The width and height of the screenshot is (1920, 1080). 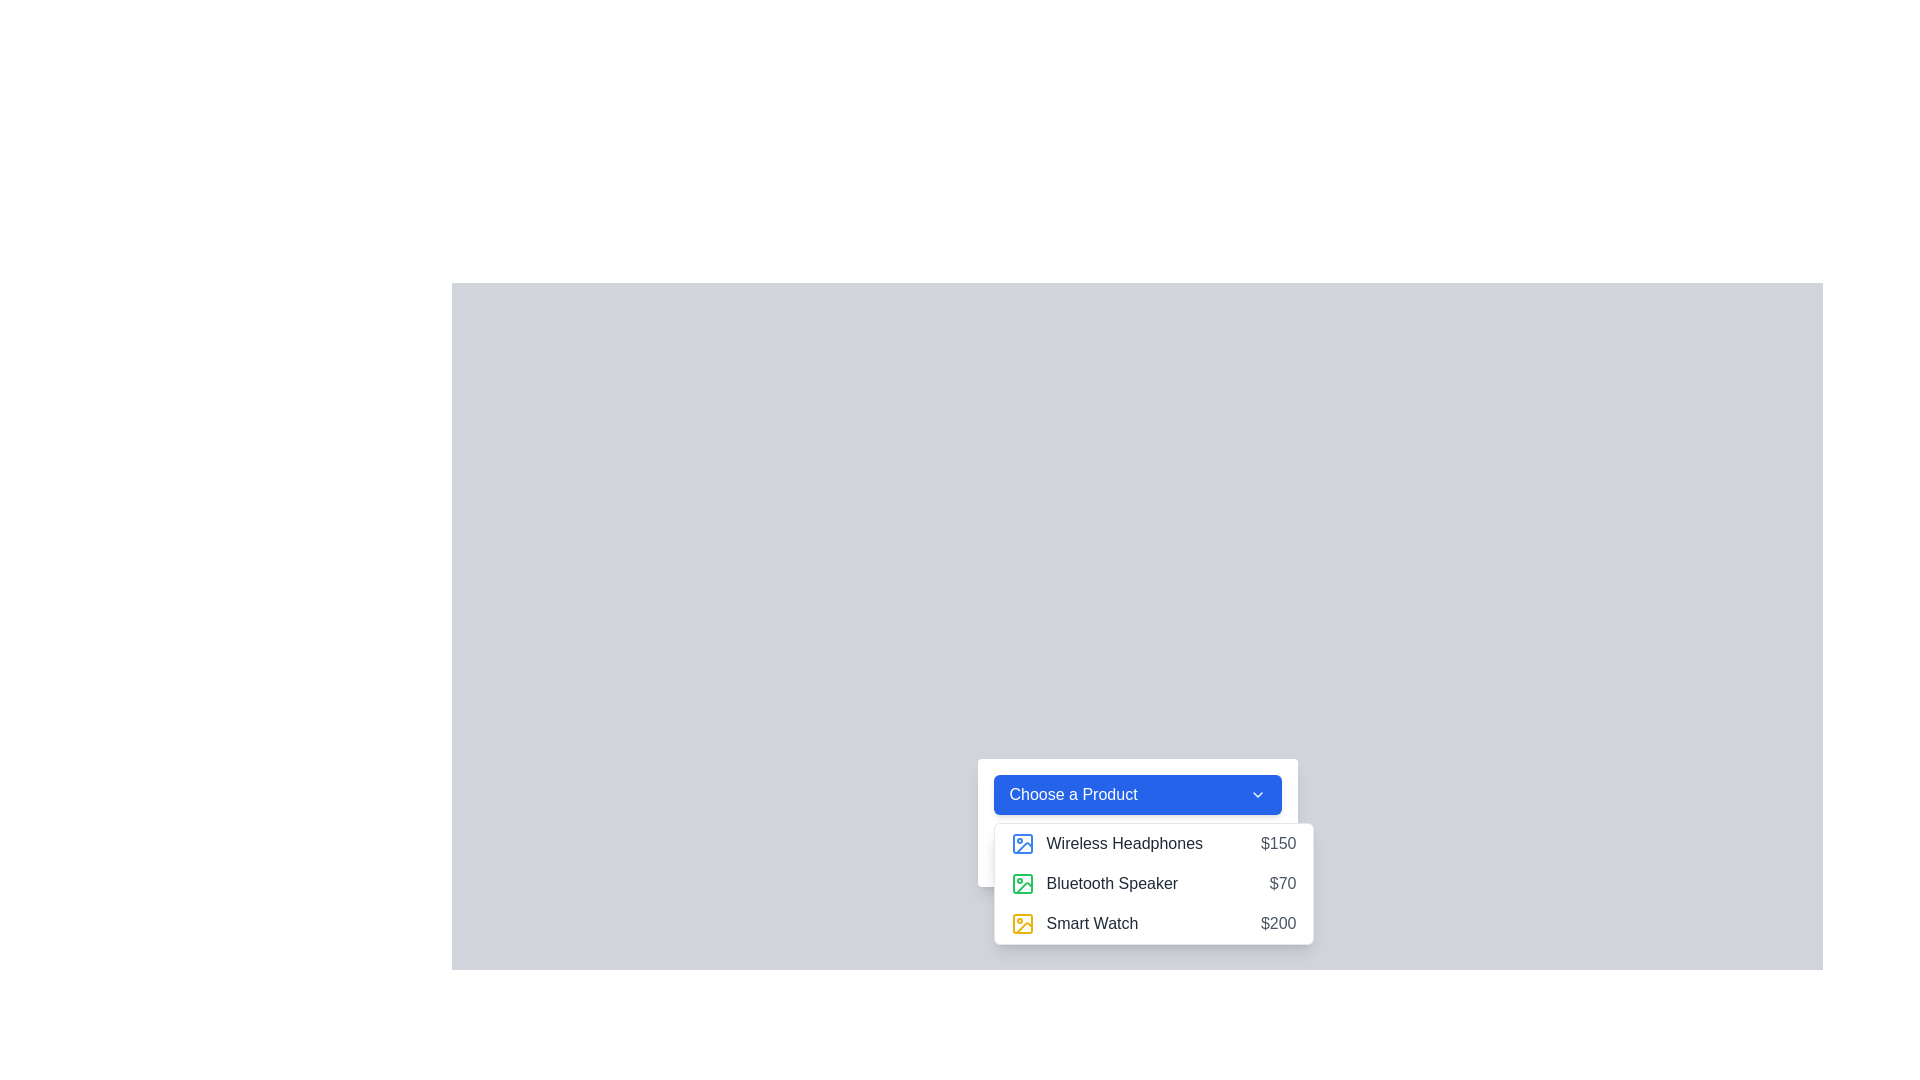 I want to click on the 'Smart Watch' icon located in the third row of the dropdown menu list, positioned to the left of the text 'Smart Watch', so click(x=1022, y=924).